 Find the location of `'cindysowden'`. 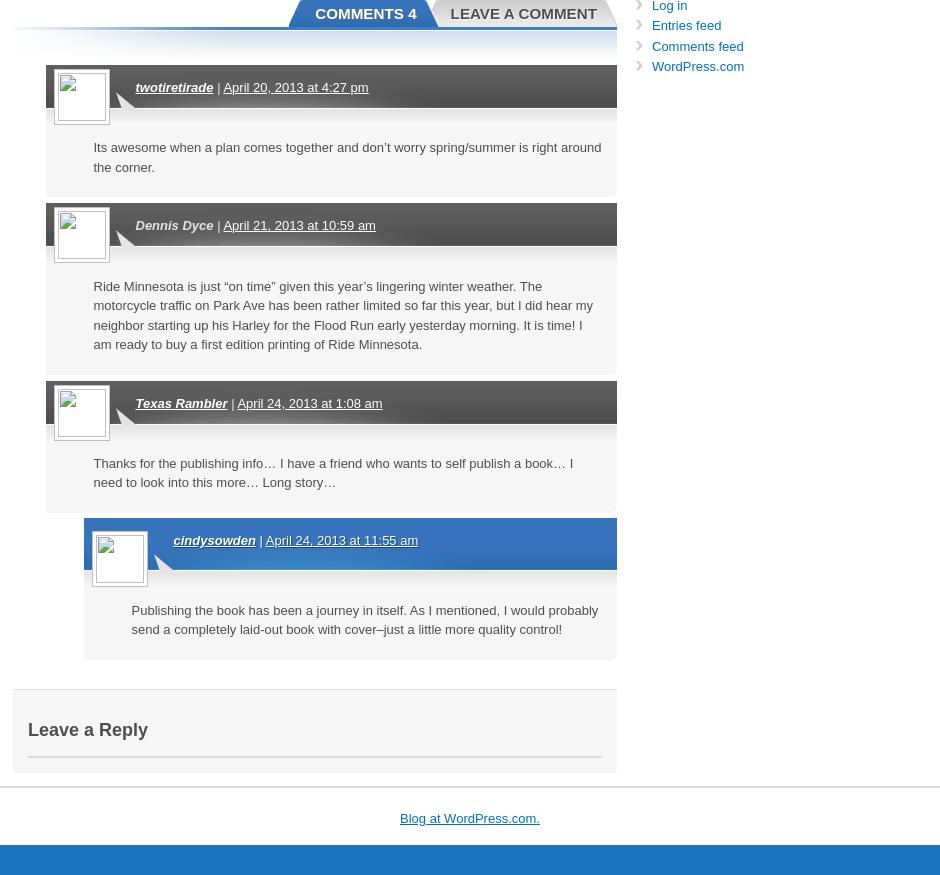

'cindysowden' is located at coordinates (213, 539).